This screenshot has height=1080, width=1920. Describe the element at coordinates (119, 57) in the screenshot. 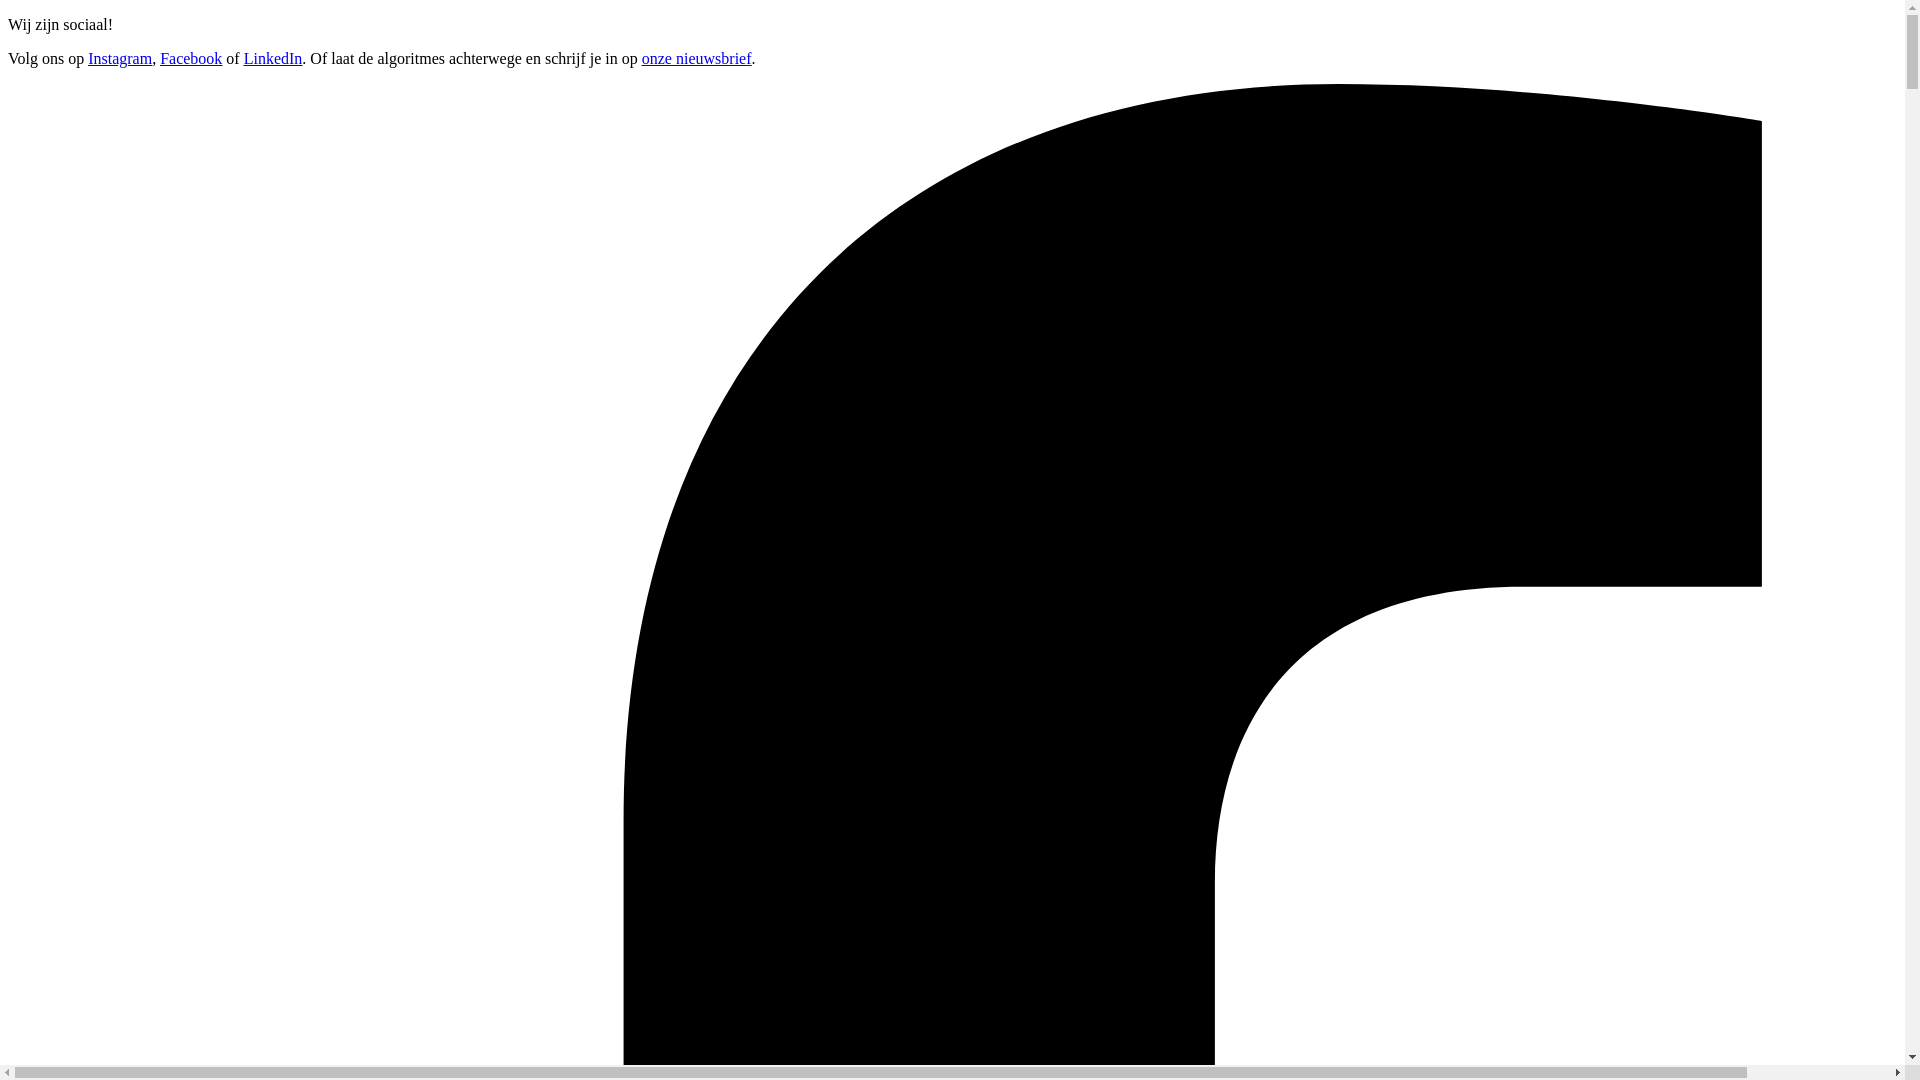

I see `'Instagram'` at that location.